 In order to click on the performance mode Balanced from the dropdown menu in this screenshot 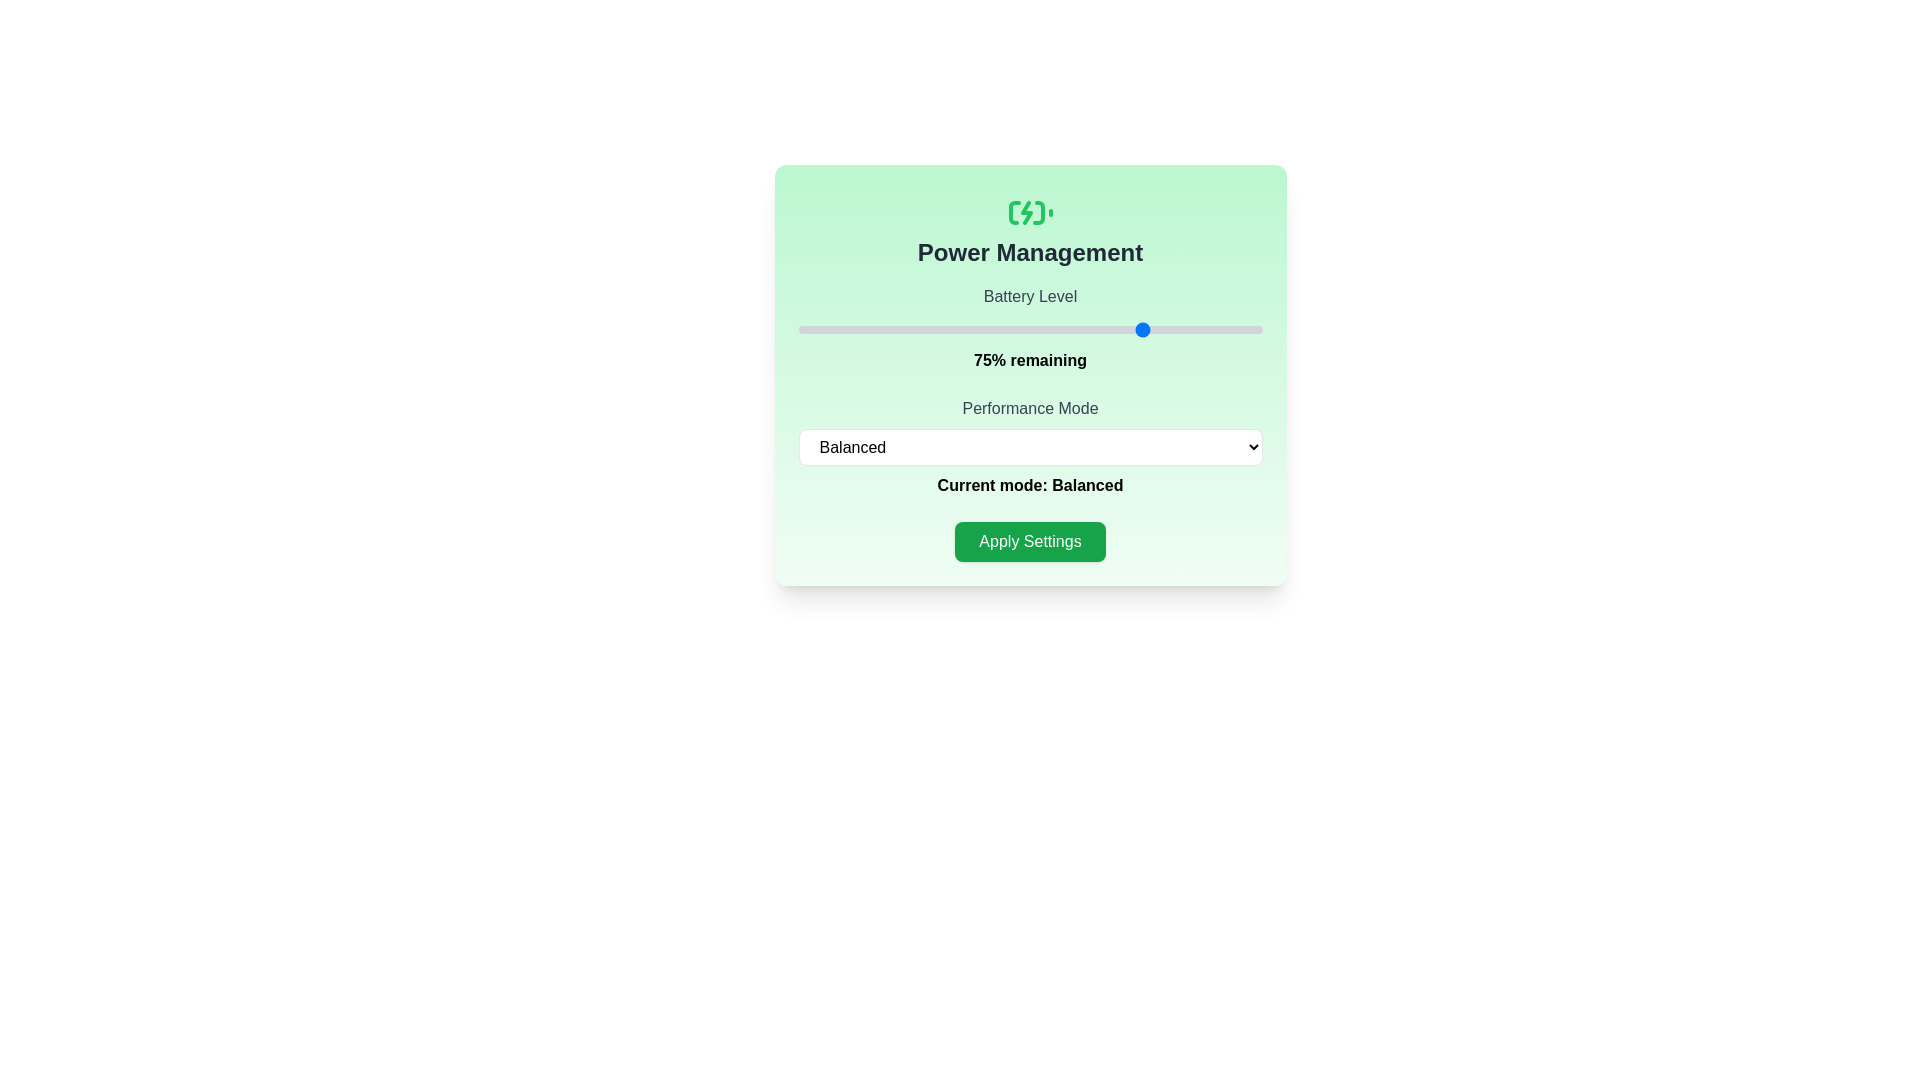, I will do `click(1030, 446)`.